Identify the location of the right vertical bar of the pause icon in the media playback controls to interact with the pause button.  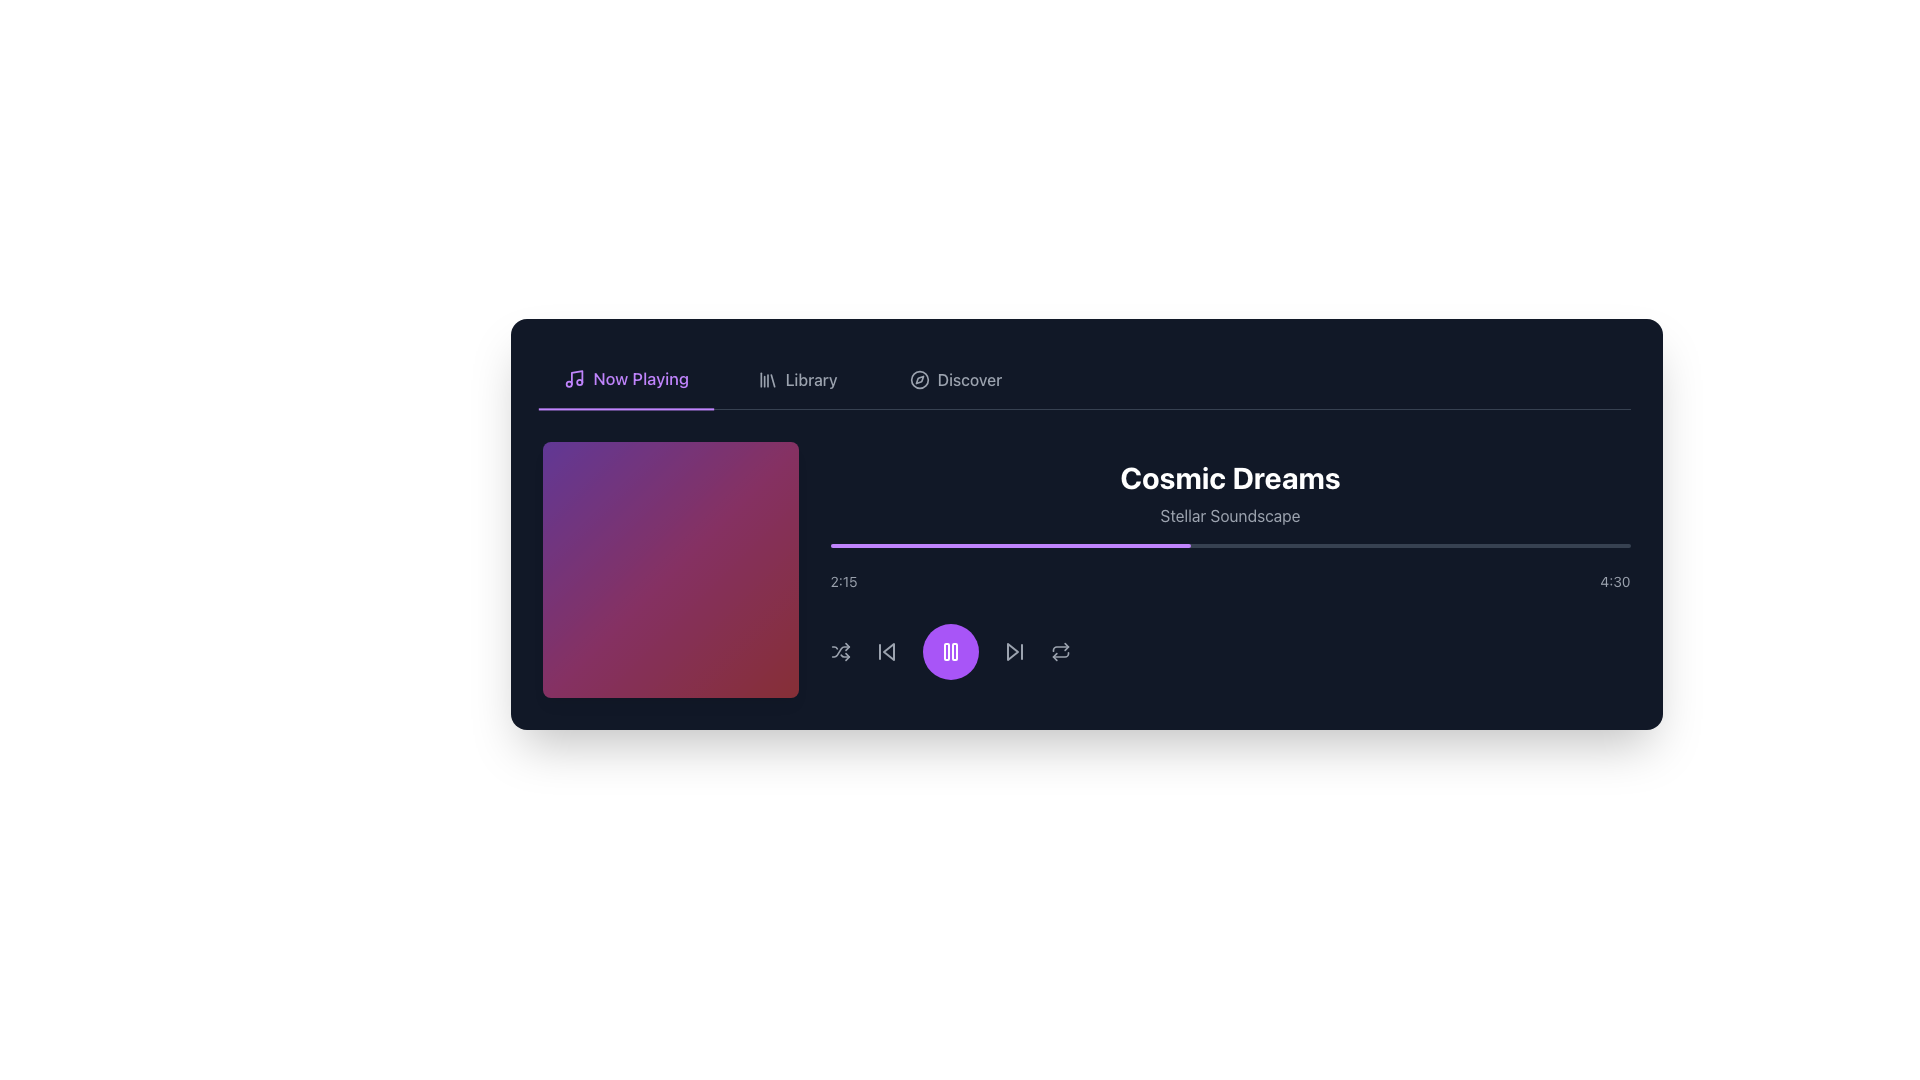
(953, 651).